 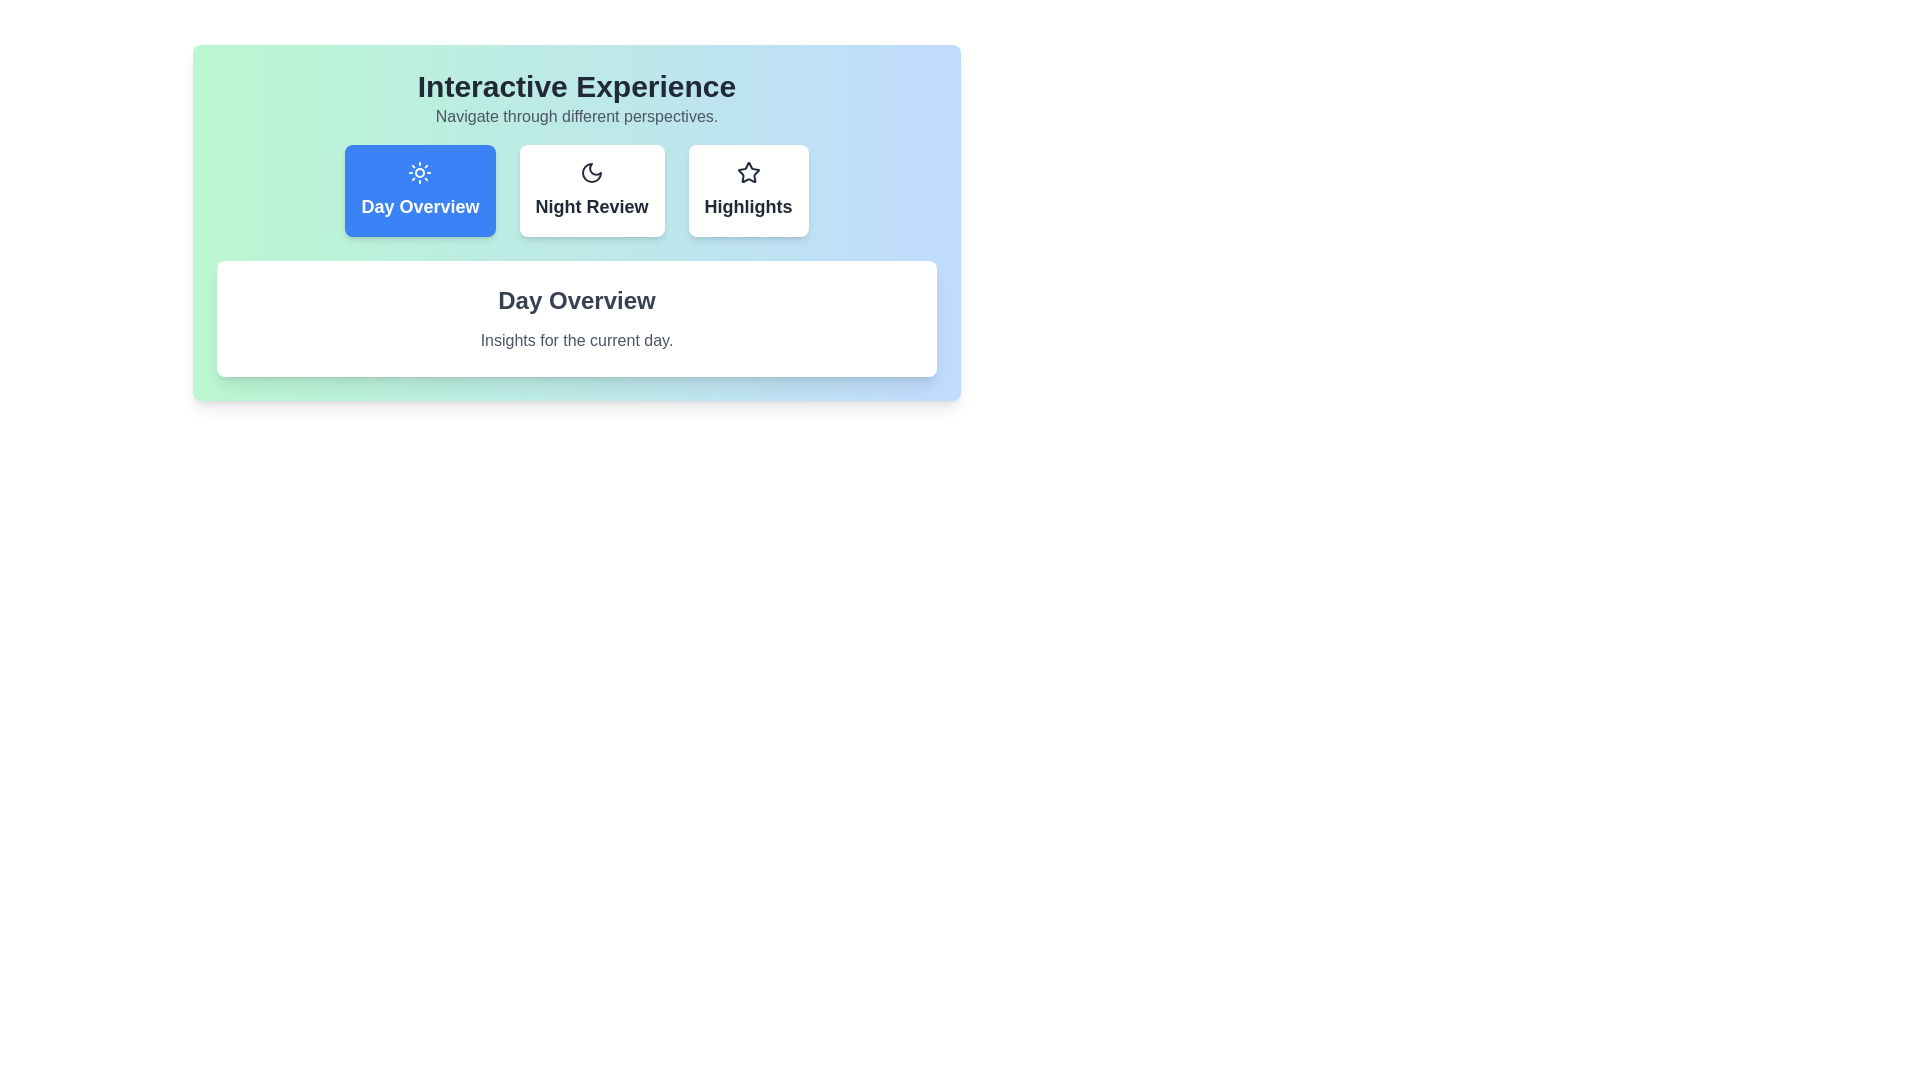 What do you see at coordinates (590, 191) in the screenshot?
I see `the Night Review tab to switch to its content` at bounding box center [590, 191].